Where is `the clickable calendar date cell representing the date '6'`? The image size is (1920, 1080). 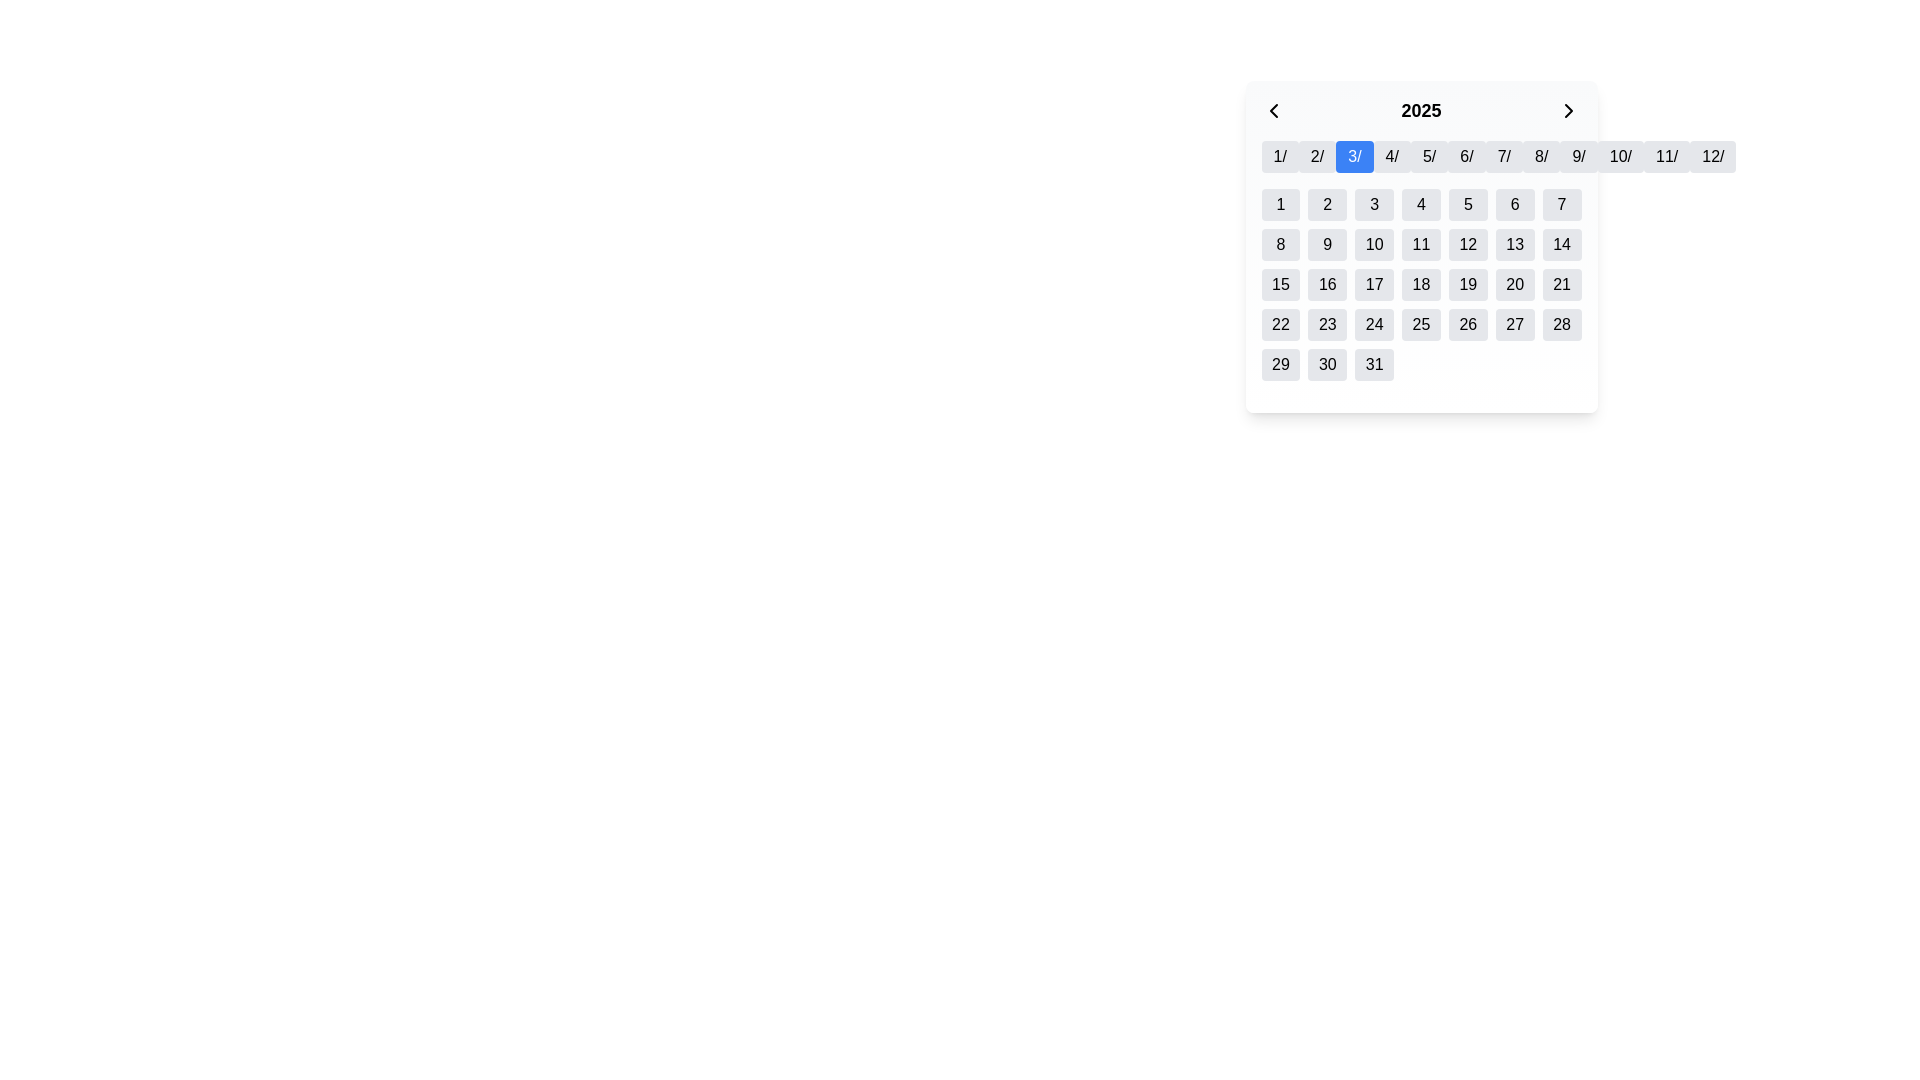
the clickable calendar date cell representing the date '6' is located at coordinates (1515, 204).